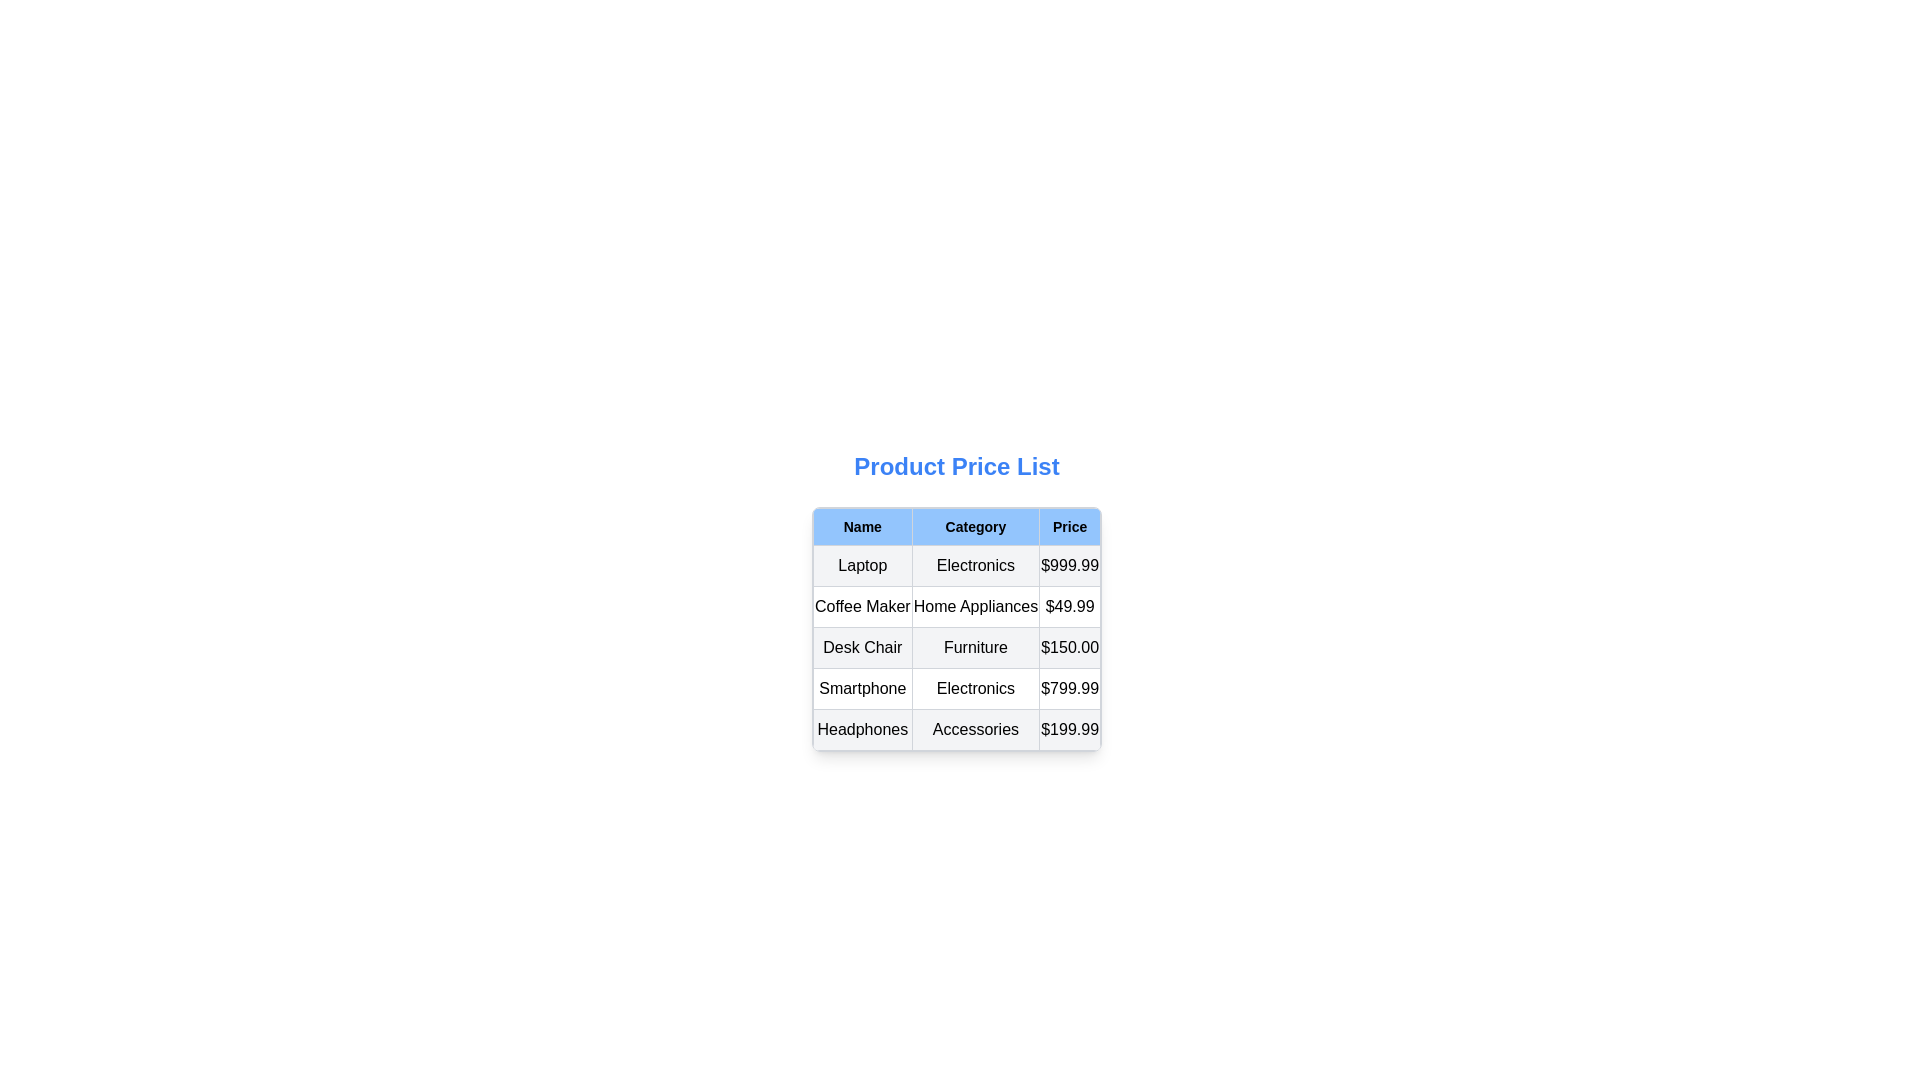 Image resolution: width=1920 pixels, height=1080 pixels. I want to click on the category of the product 'Coffee Maker', which is located, so click(955, 605).